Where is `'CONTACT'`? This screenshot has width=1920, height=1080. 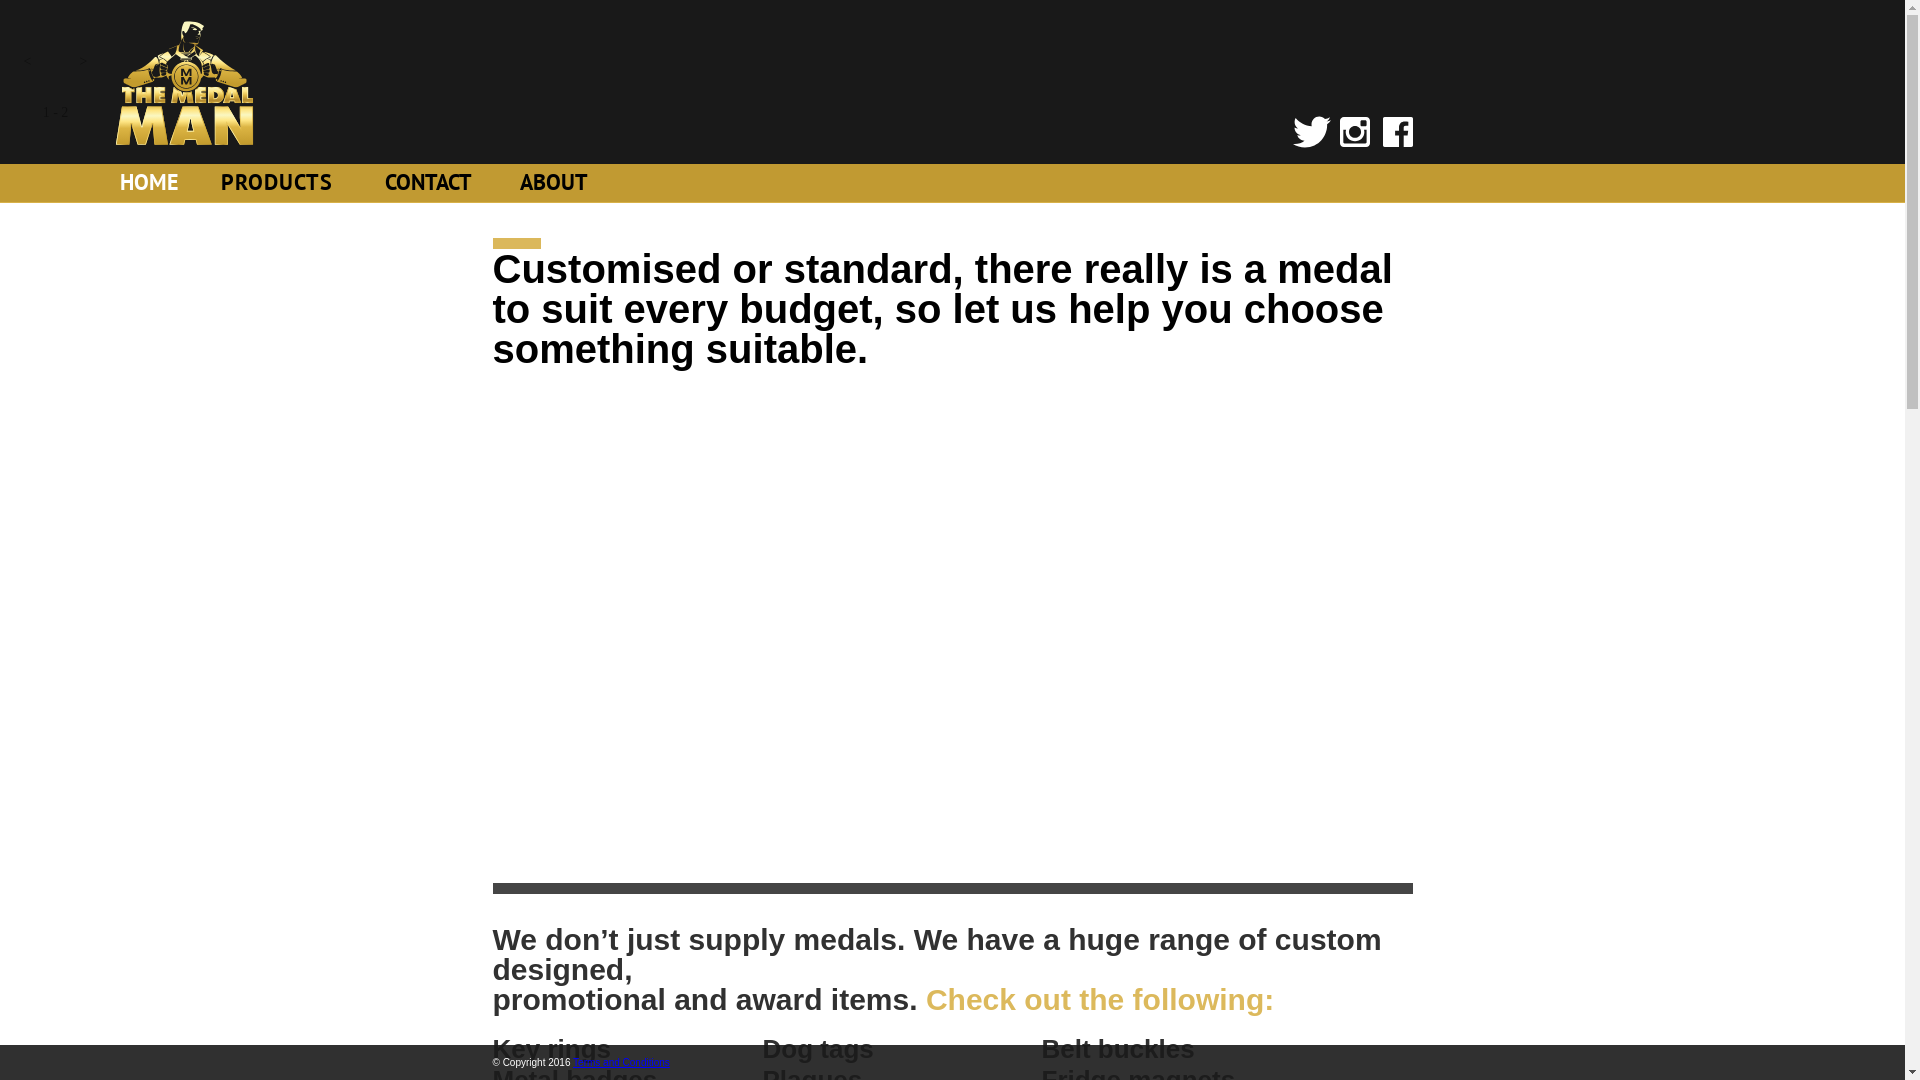 'CONTACT' is located at coordinates (431, 190).